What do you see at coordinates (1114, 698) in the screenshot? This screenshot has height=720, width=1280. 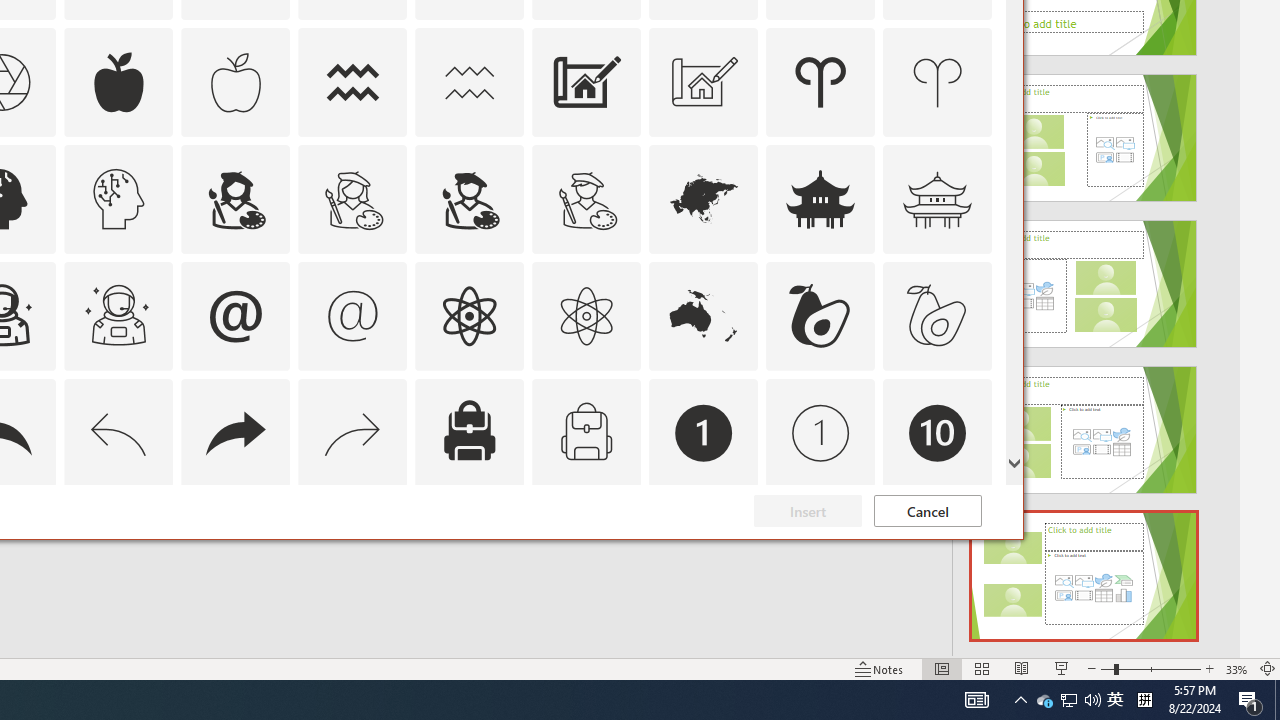 I see `'IME Mode Icon - IME is disabled'` at bounding box center [1114, 698].